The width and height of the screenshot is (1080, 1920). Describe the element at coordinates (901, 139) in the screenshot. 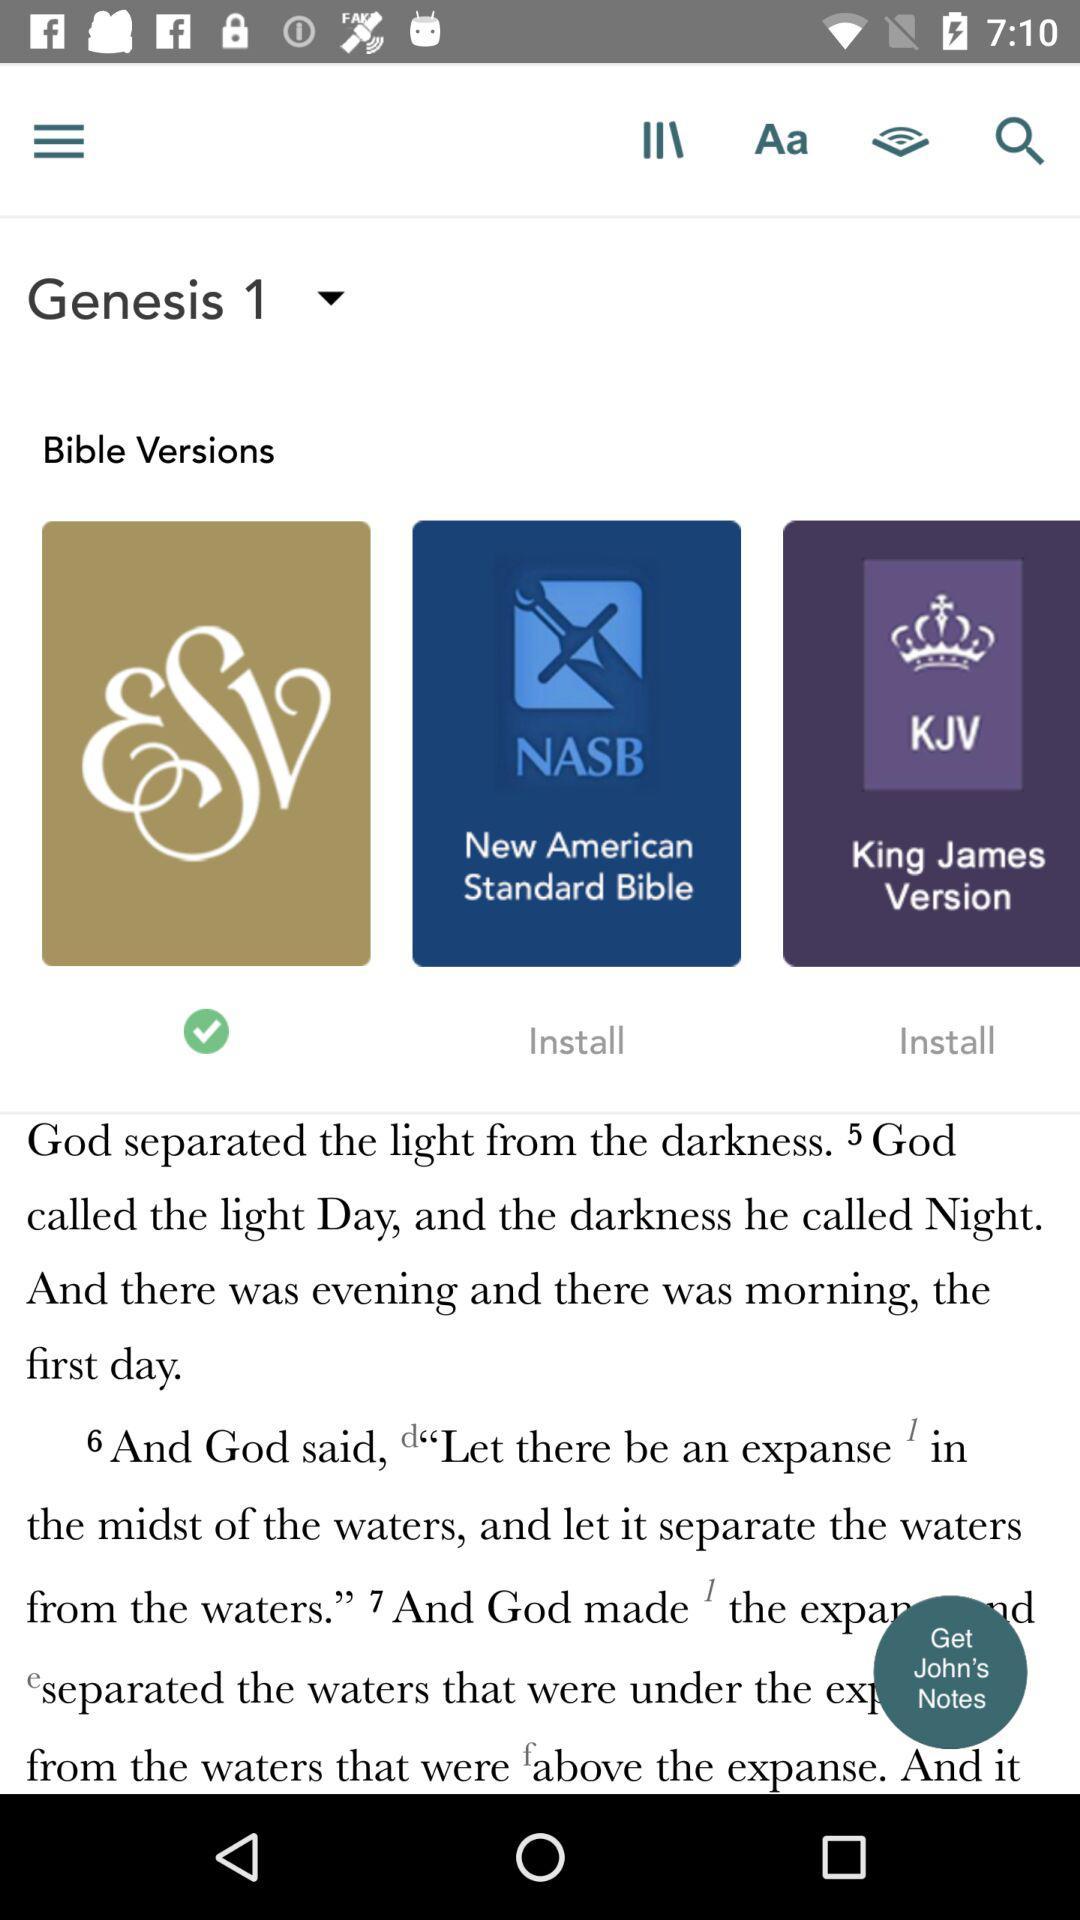

I see `presence of signal` at that location.